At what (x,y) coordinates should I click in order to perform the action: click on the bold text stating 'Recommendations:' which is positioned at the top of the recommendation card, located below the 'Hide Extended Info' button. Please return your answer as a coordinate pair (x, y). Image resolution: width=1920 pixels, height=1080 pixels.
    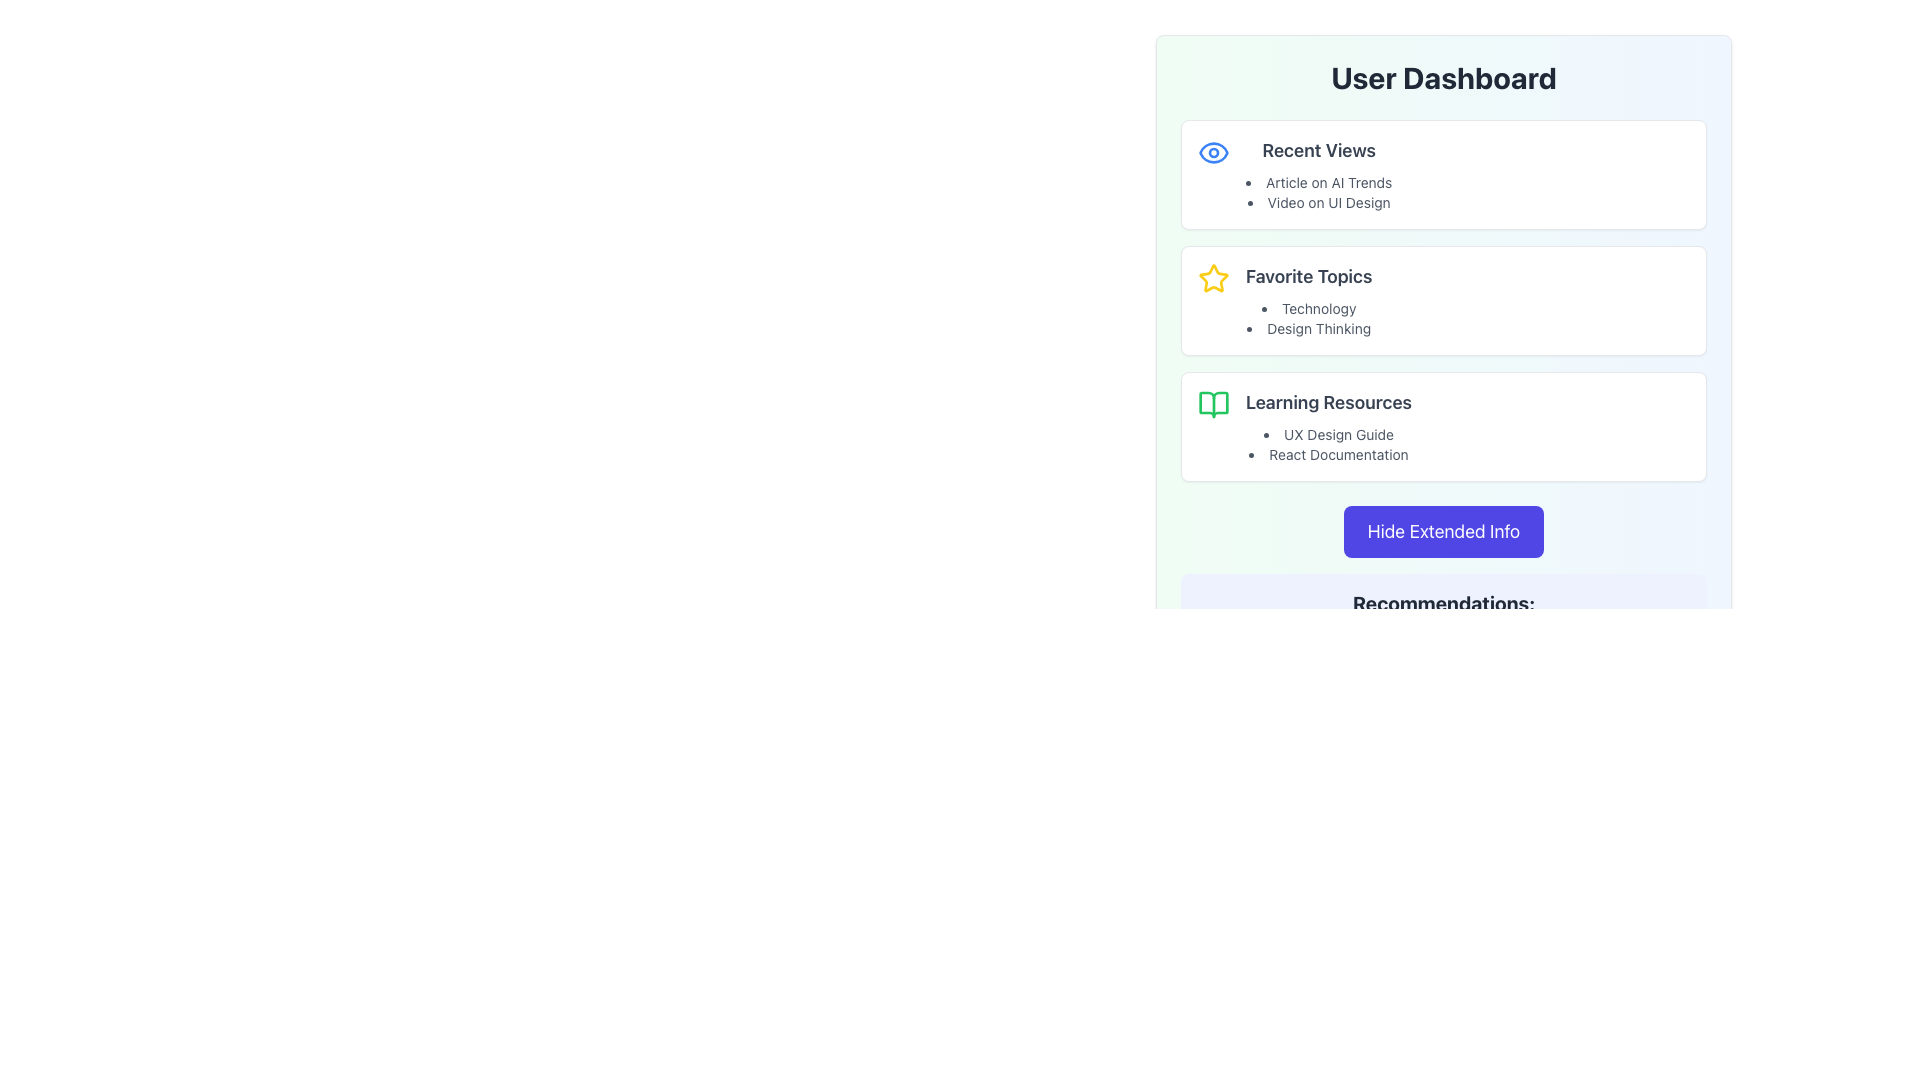
    Looking at the image, I should click on (1444, 603).